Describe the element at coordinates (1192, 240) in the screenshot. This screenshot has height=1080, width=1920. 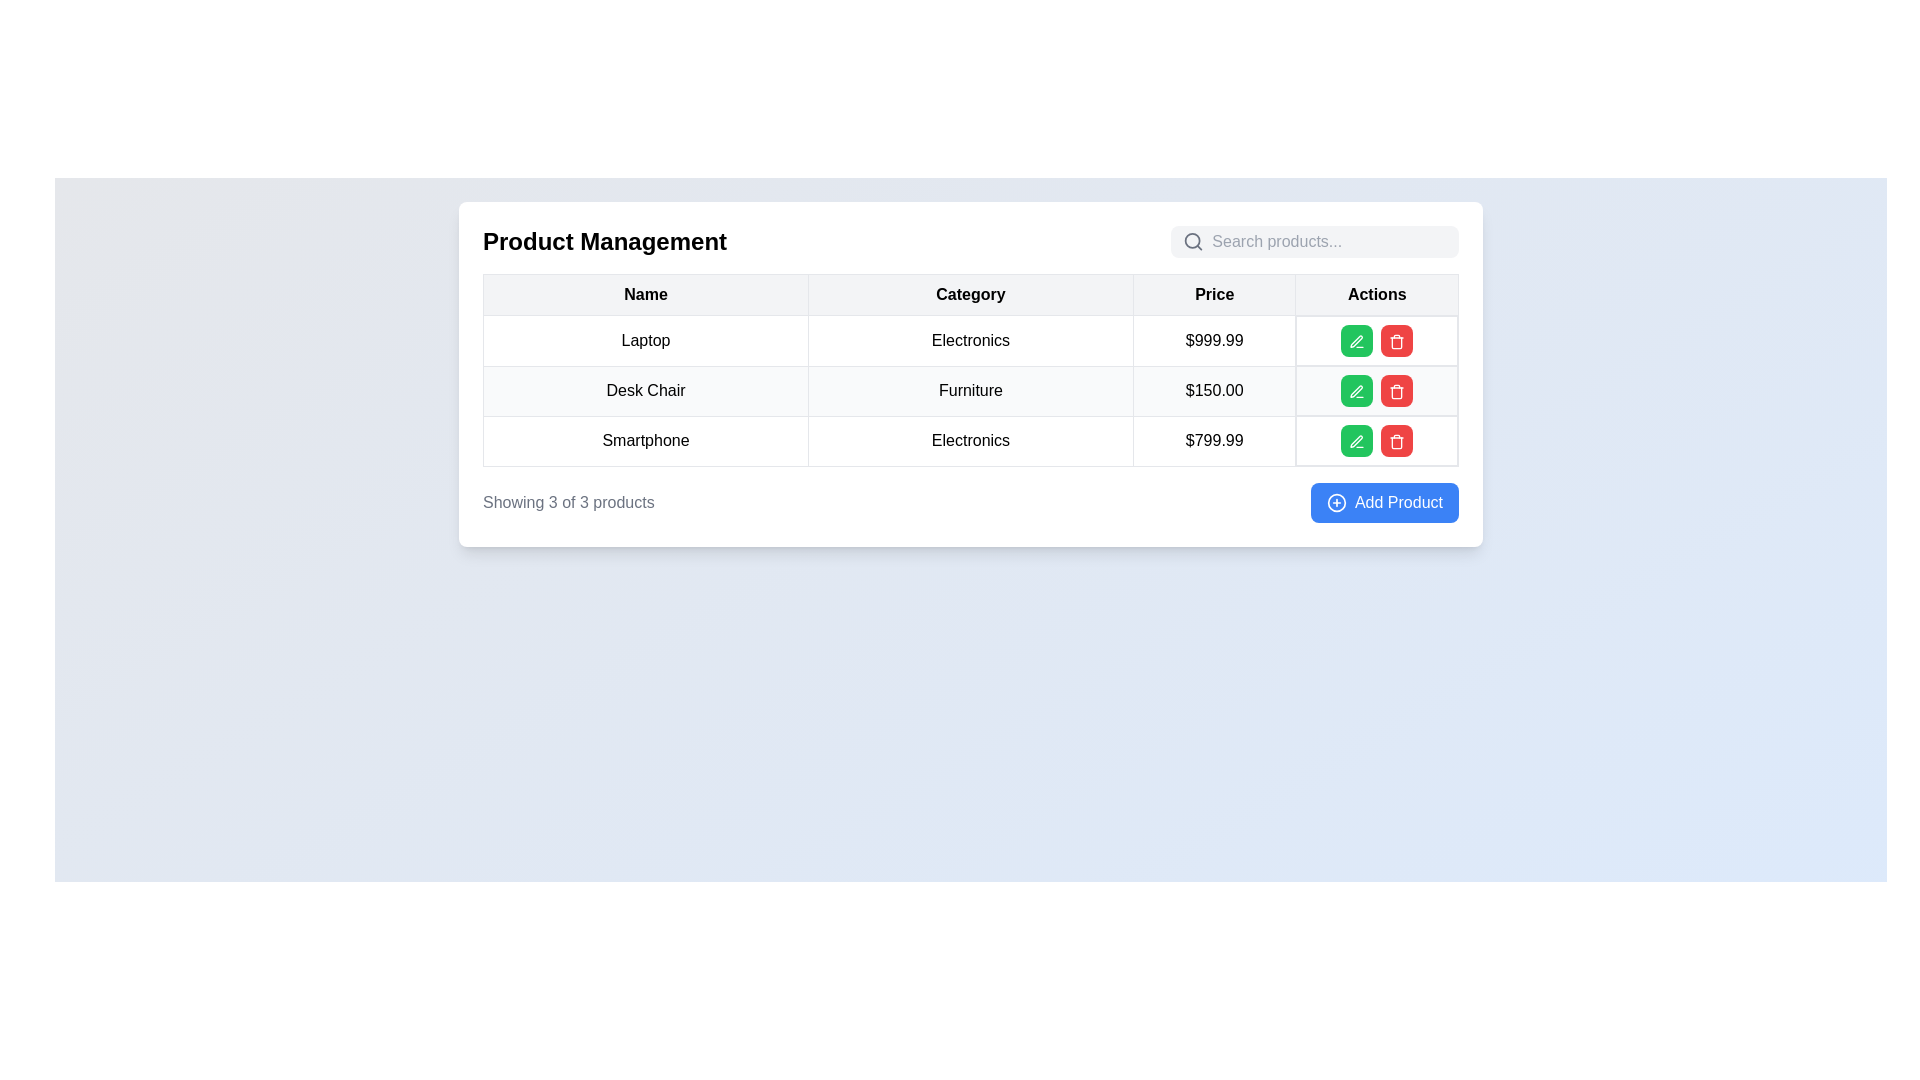
I see `the circle element that represents the magnifying glass in the search icon, located to the left of the search input field at the top-right corner of the Product Management panel` at that location.